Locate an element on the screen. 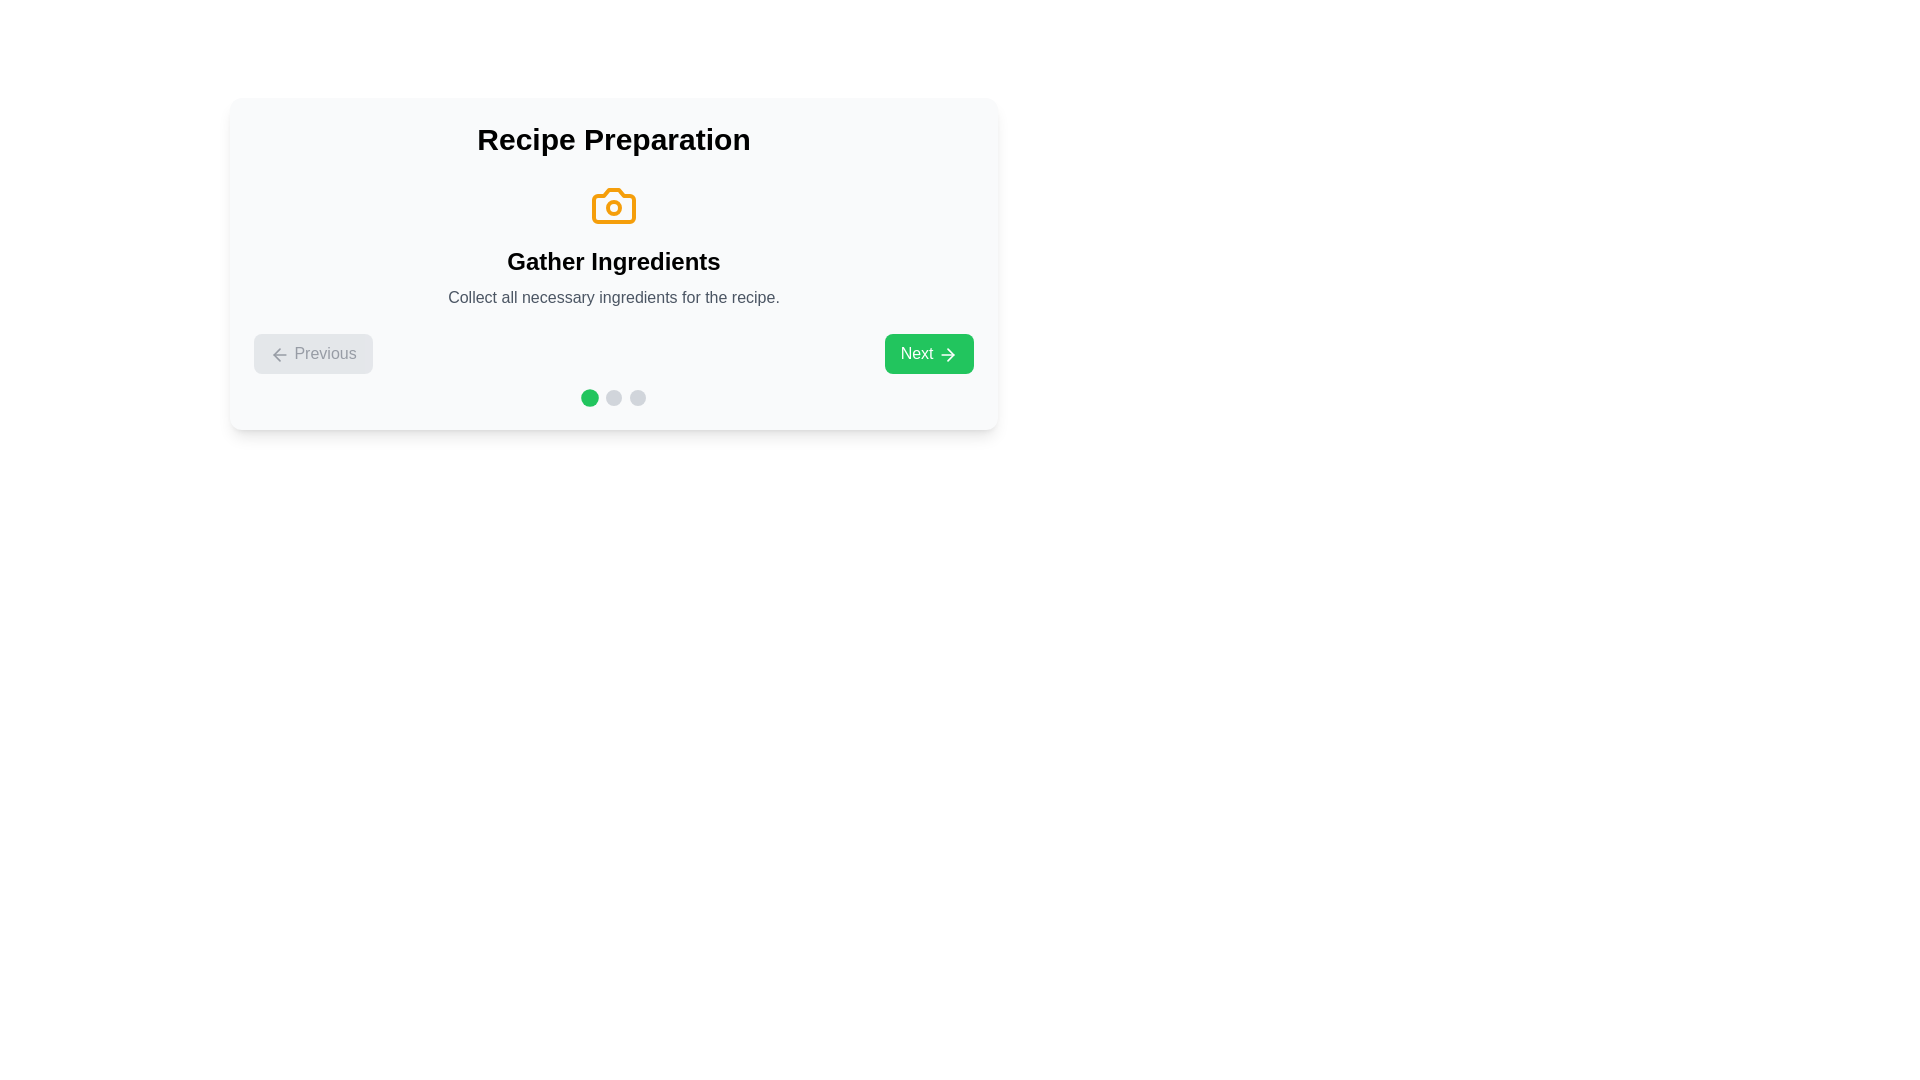  the second circular page indicator located between a green-selected circle and a gray circle at the bottom center of the page is located at coordinates (613, 397).